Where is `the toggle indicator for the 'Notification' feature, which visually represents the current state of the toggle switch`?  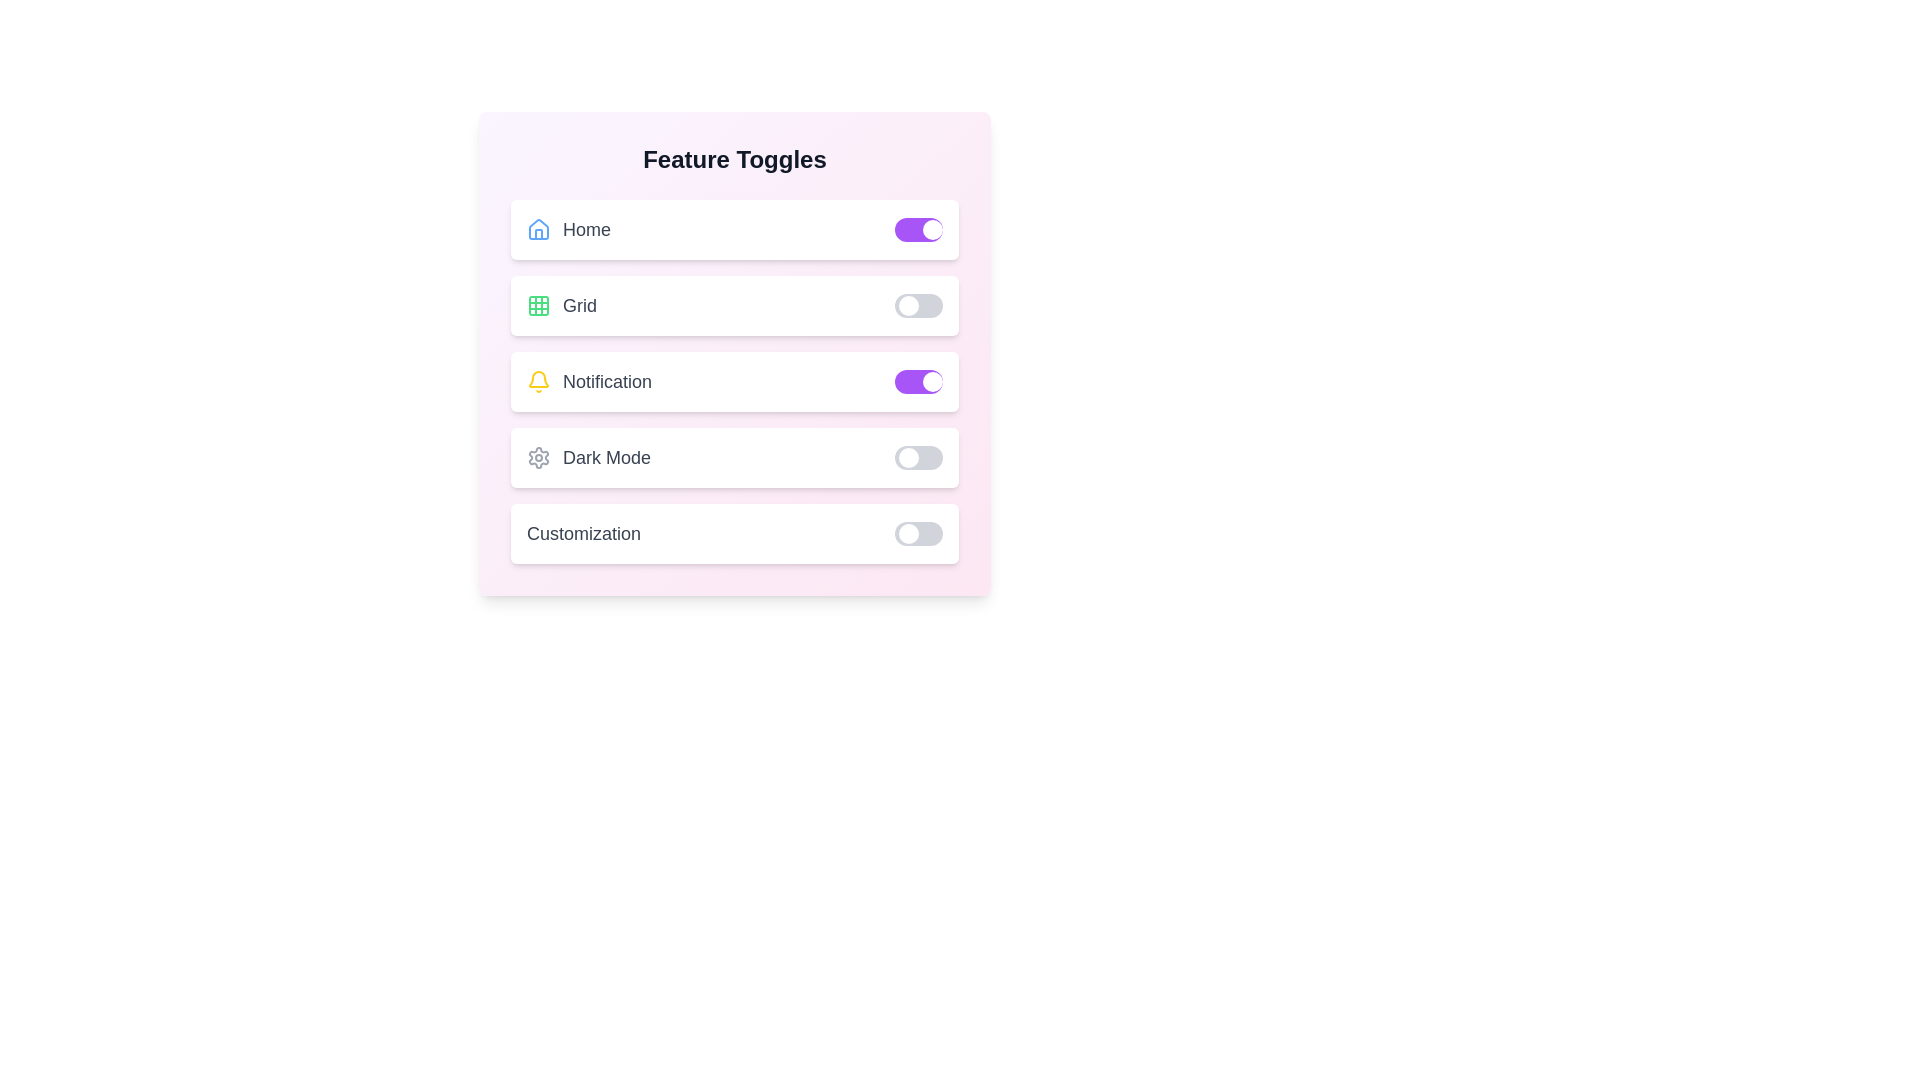 the toggle indicator for the 'Notification' feature, which visually represents the current state of the toggle switch is located at coordinates (931, 381).